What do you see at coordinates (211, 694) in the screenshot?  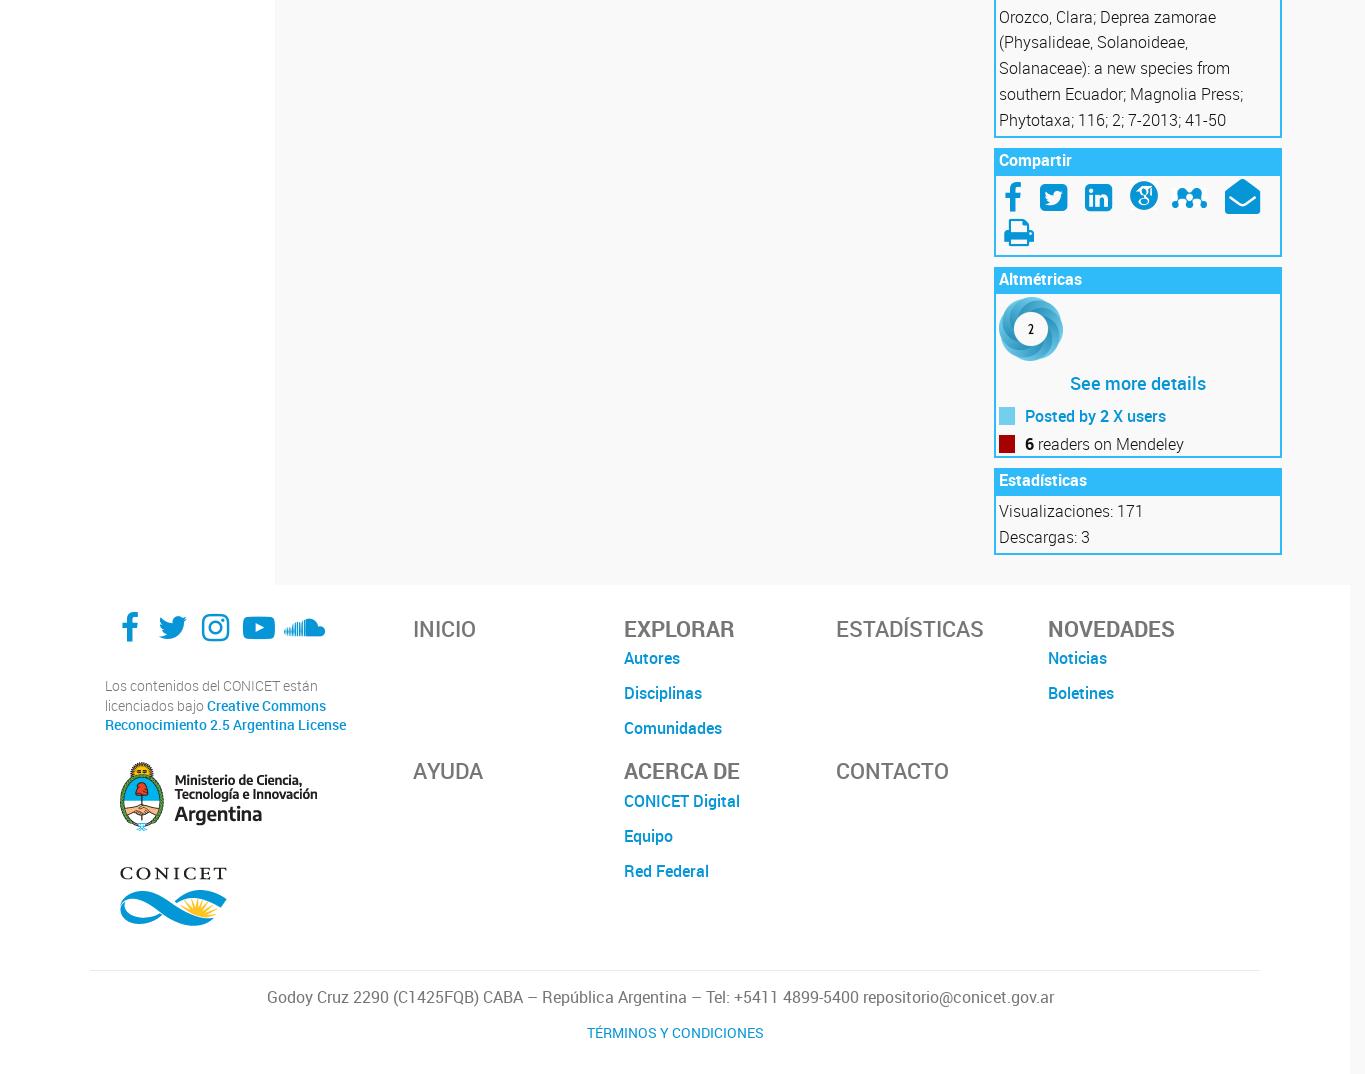 I see `'Los contenidos del CONICET están licenciados bajo'` at bounding box center [211, 694].